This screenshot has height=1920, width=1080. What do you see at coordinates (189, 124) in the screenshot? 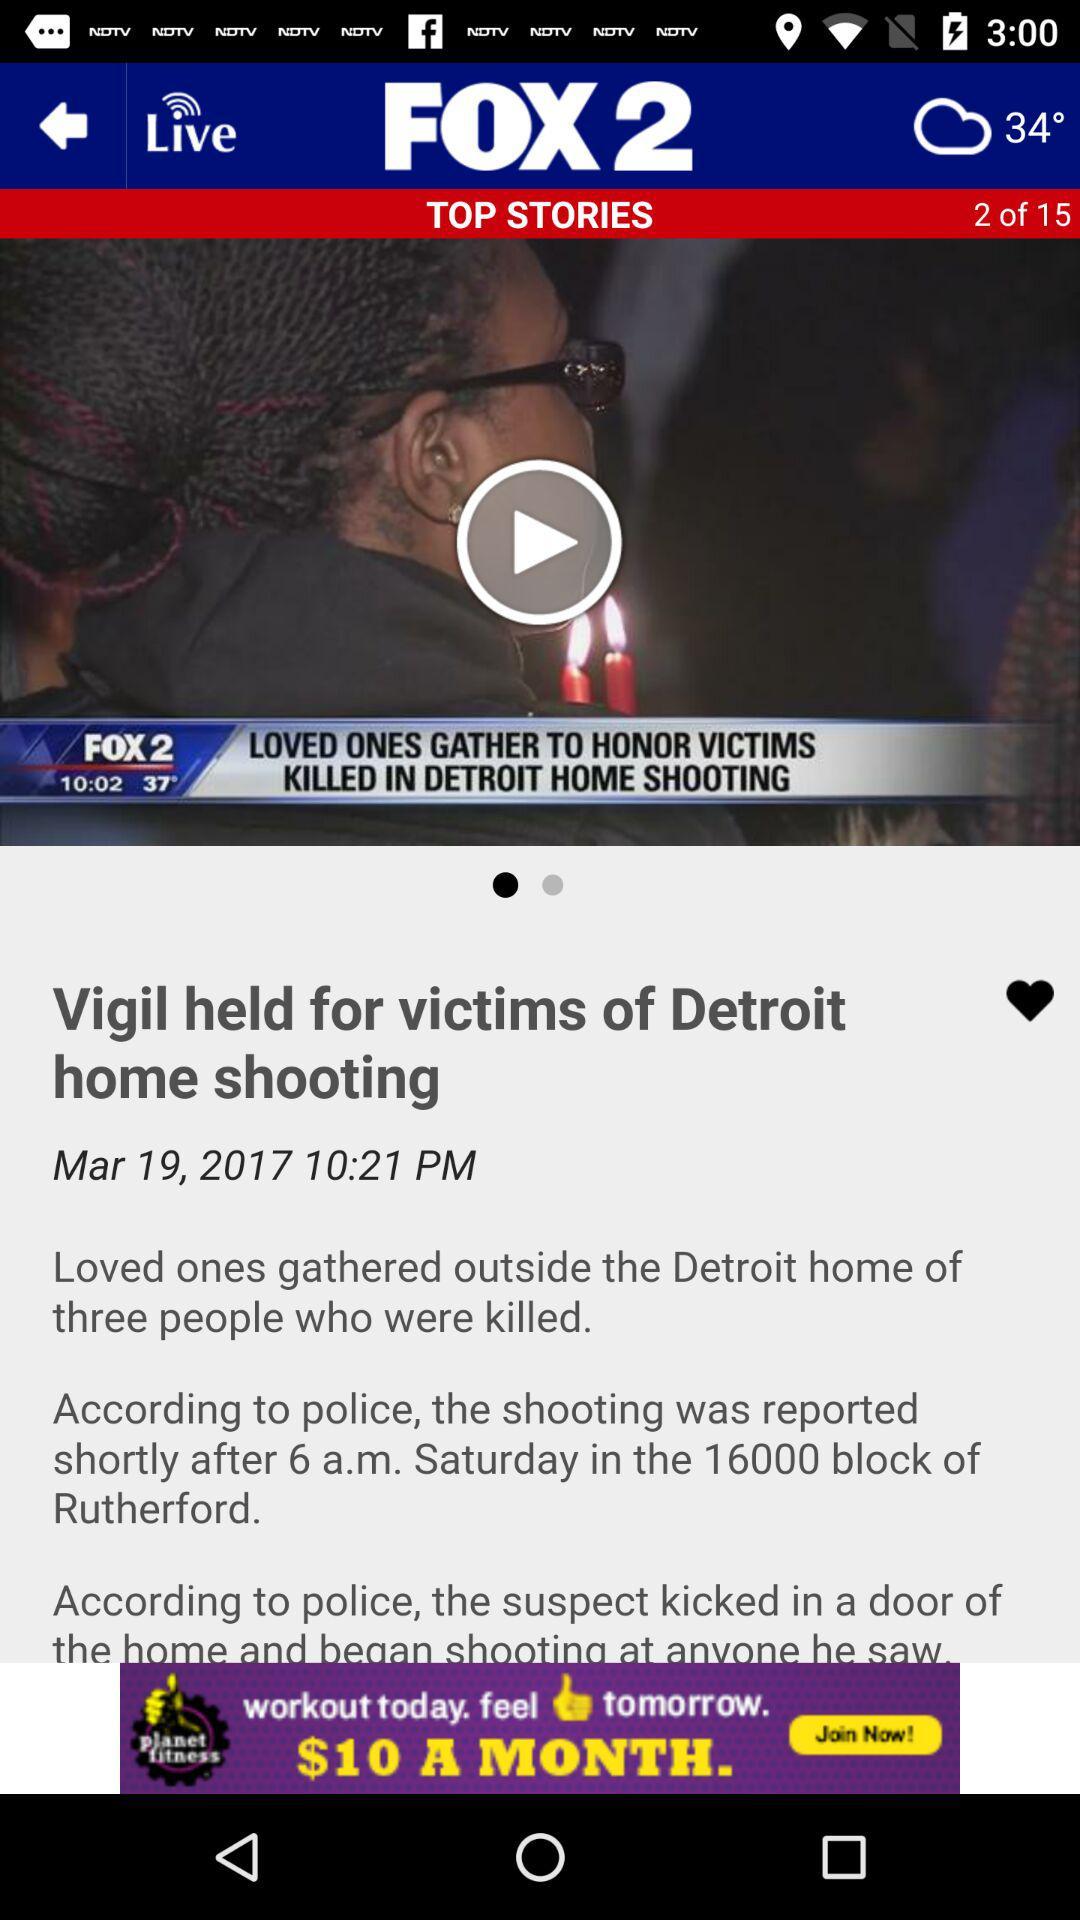
I see `watch live fox2` at bounding box center [189, 124].